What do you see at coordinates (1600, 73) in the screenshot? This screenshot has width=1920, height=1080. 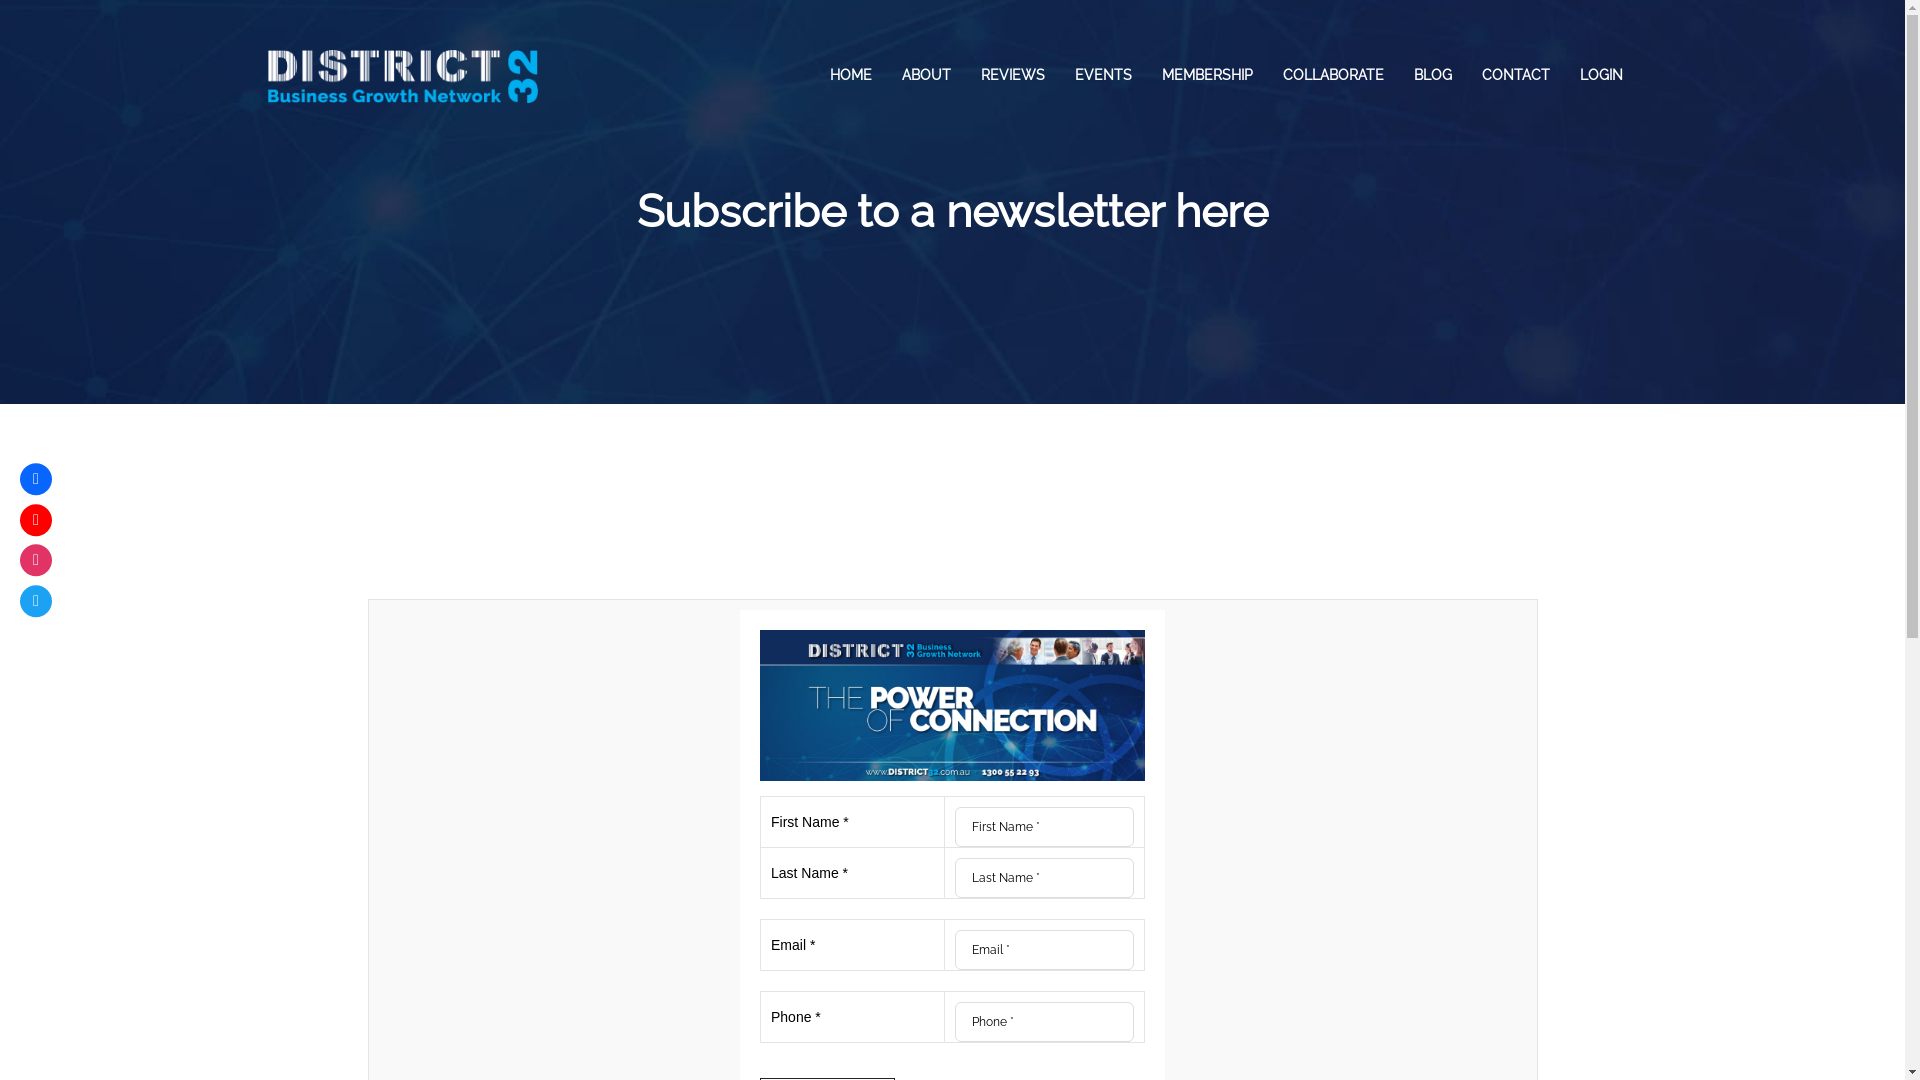 I see `'LOGIN'` at bounding box center [1600, 73].